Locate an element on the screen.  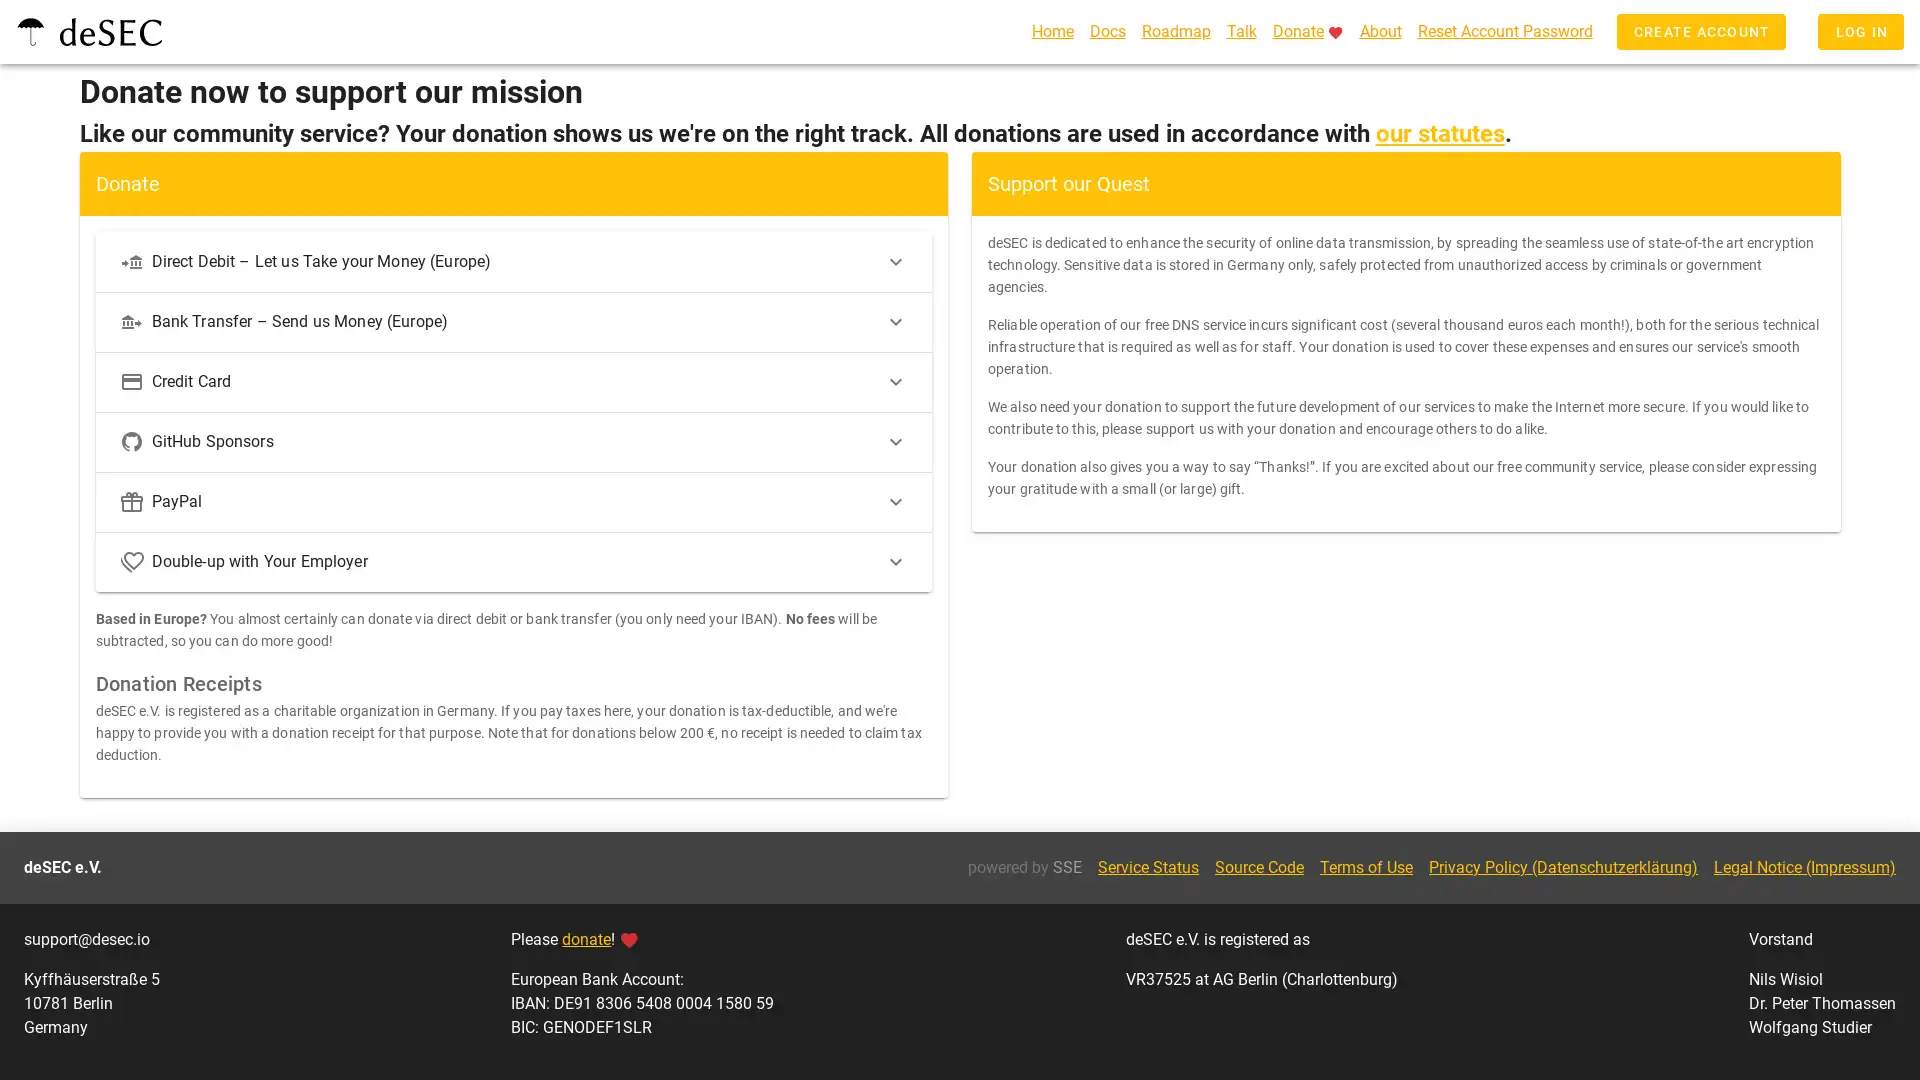
Direct Debit  Let us Take your Money (Europe) is located at coordinates (513, 270).